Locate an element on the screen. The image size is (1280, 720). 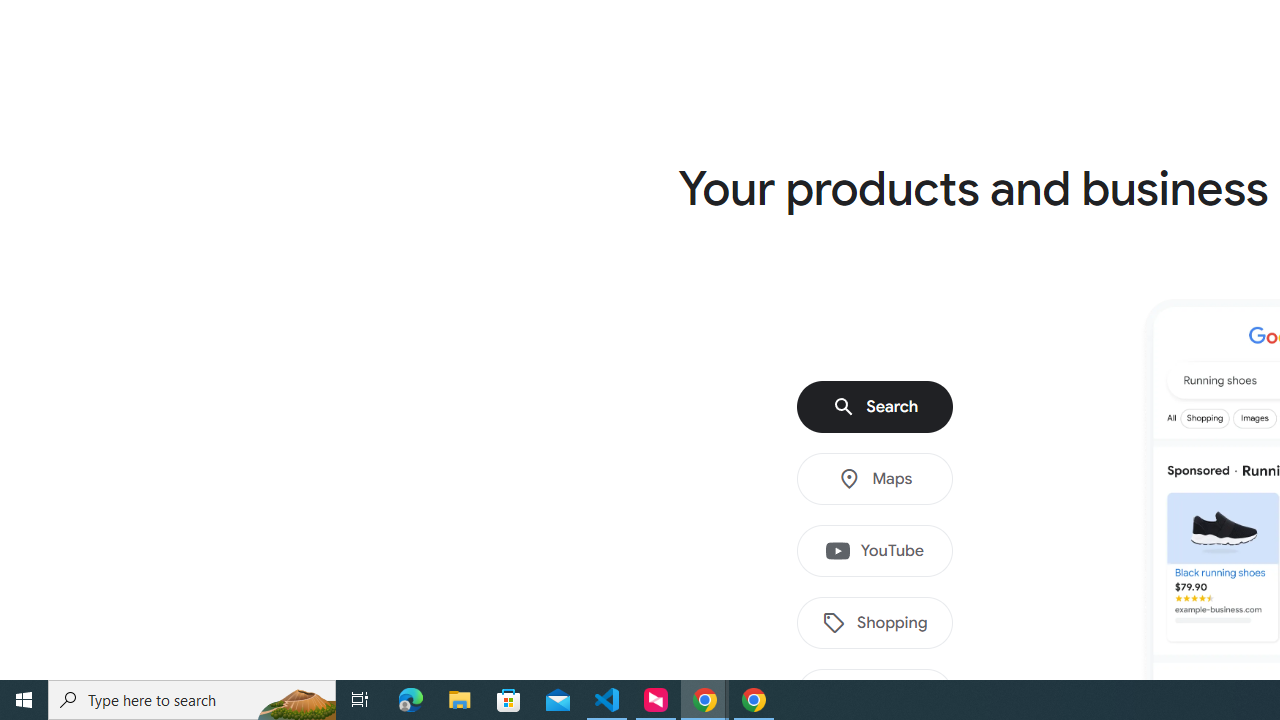
'YouTube' is located at coordinates (875, 551).